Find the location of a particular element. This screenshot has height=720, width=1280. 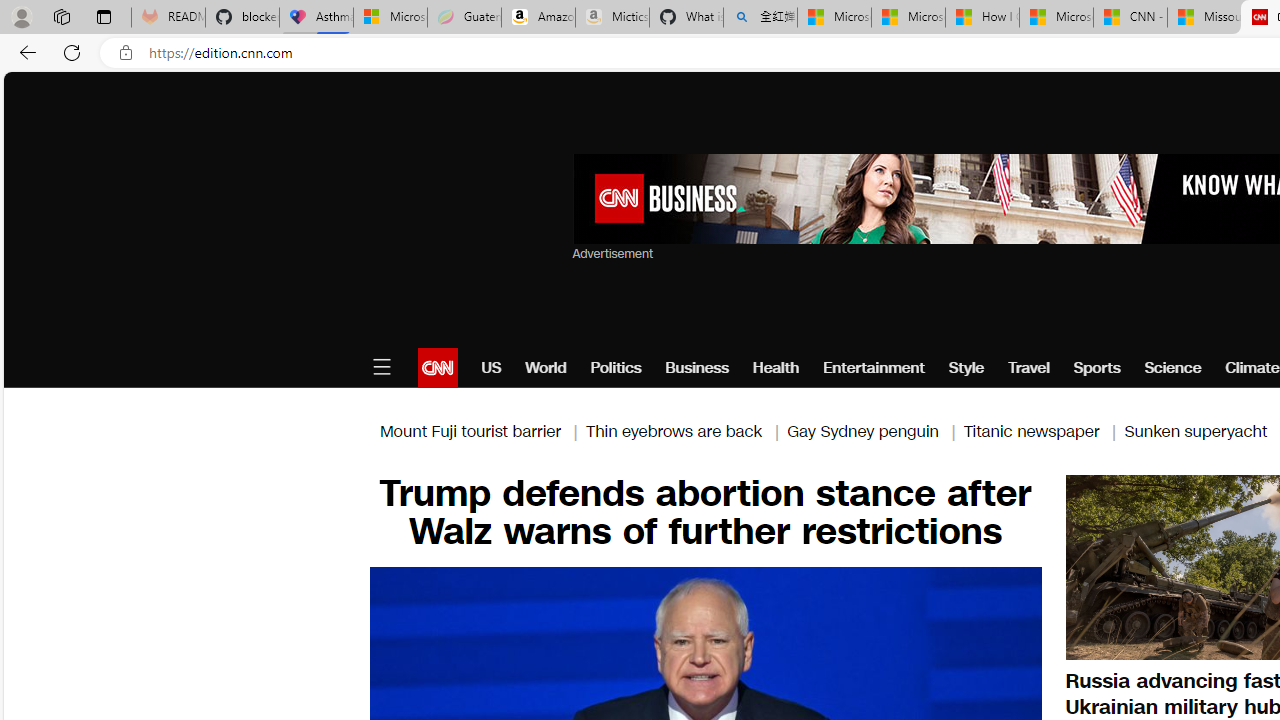

'Style' is located at coordinates (967, 367).